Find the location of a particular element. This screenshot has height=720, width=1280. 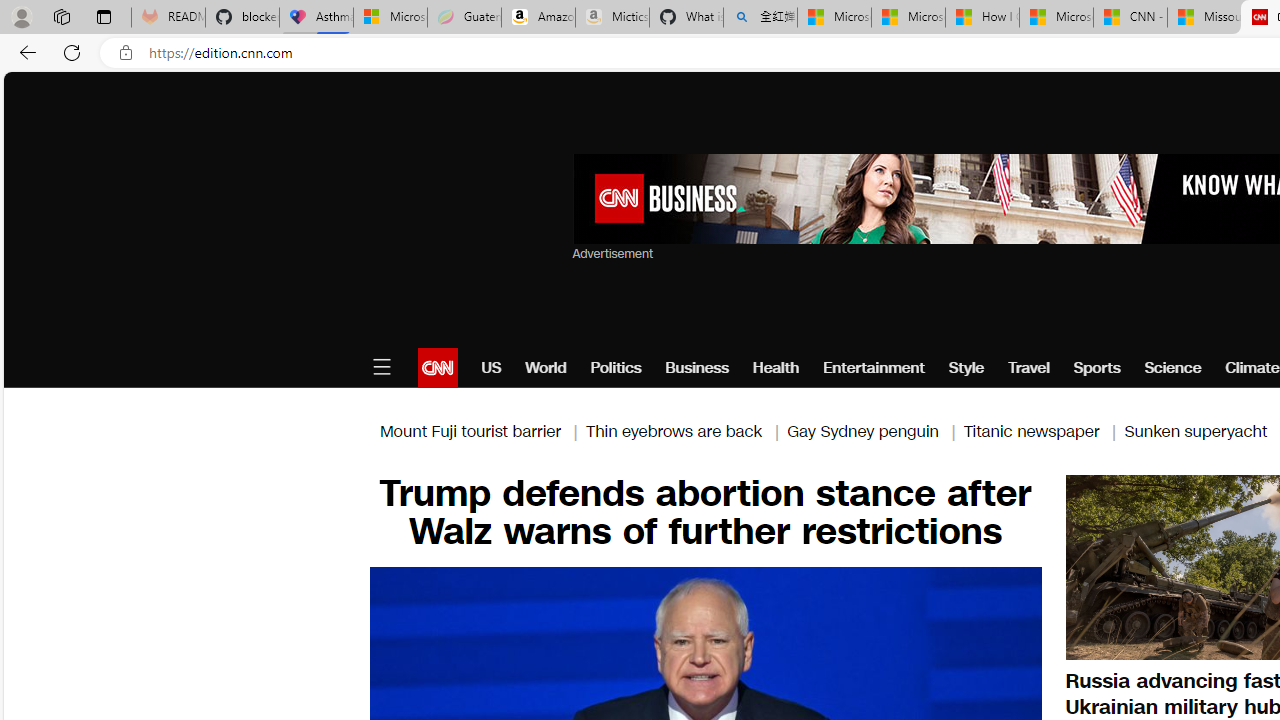

'Style' is located at coordinates (967, 367).